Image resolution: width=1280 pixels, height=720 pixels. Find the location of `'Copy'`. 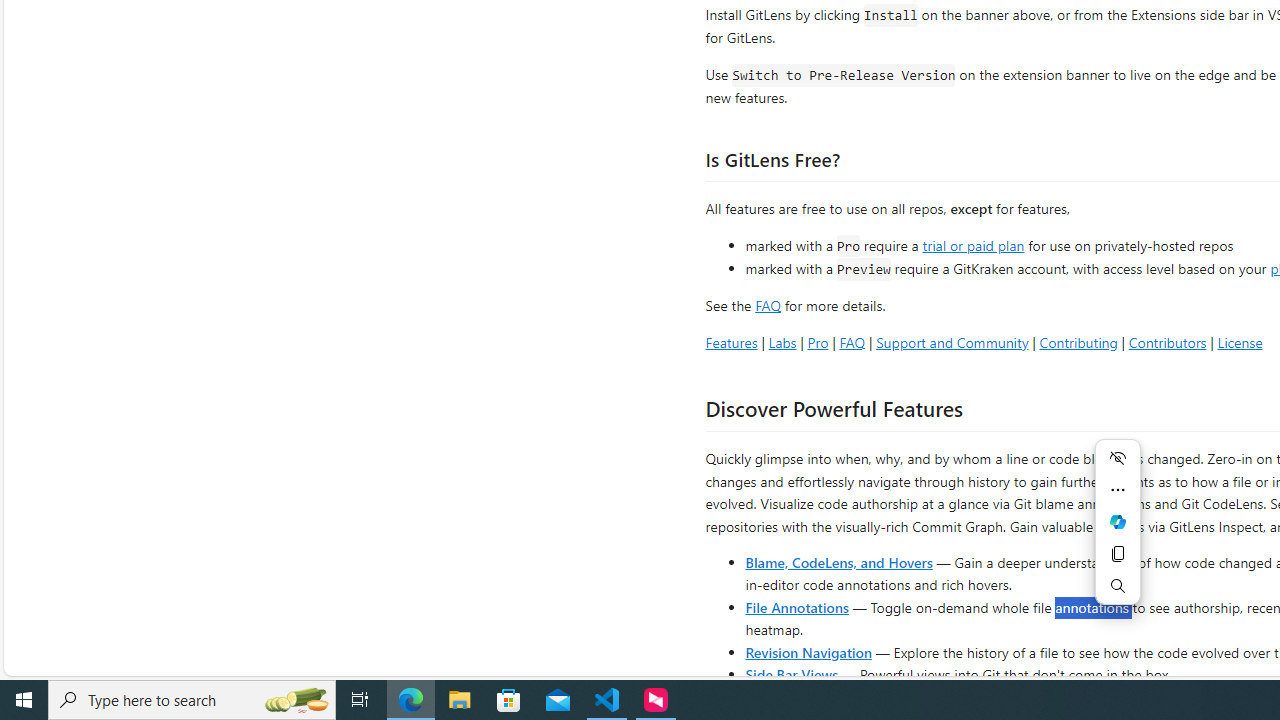

'Copy' is located at coordinates (1117, 554).